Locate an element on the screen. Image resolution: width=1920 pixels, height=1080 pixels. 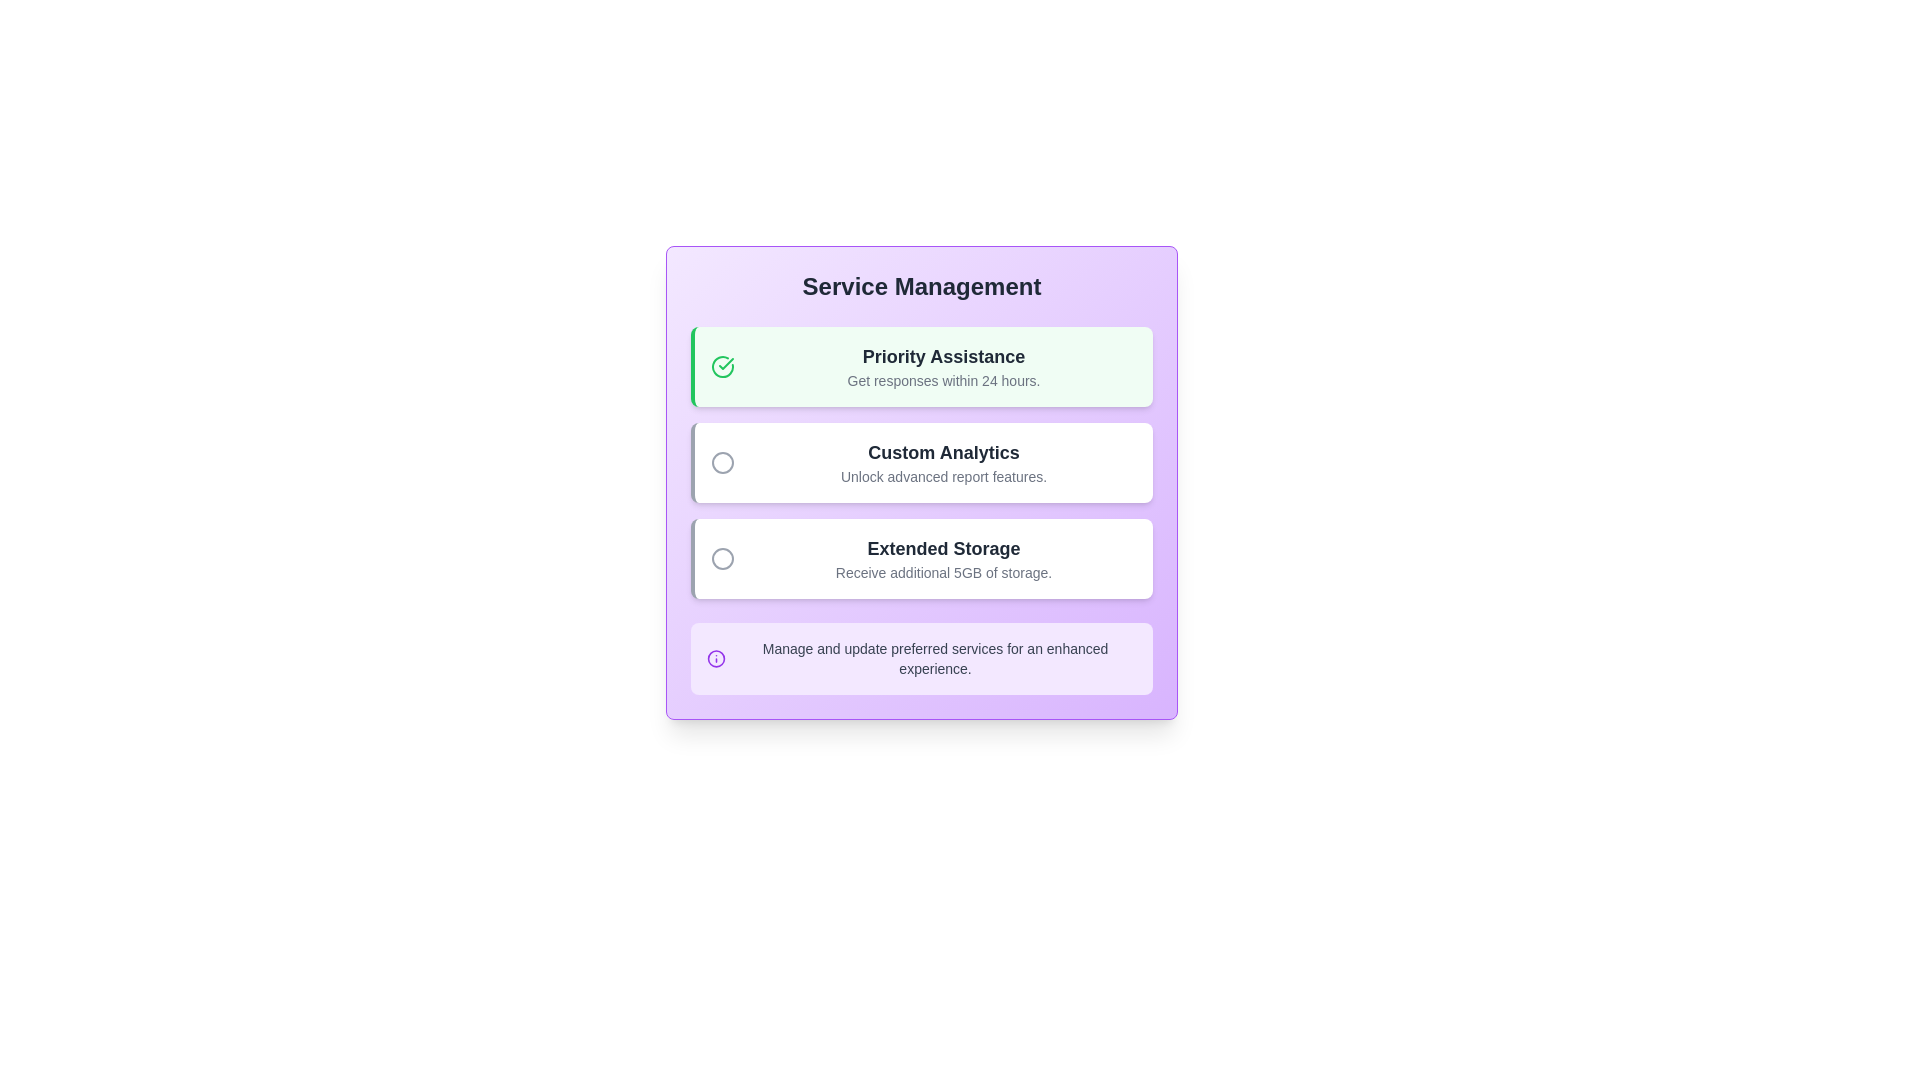
the informational icon located to the left of the text 'Manage and update preferred services for an enhanced experience.' is located at coordinates (716, 659).